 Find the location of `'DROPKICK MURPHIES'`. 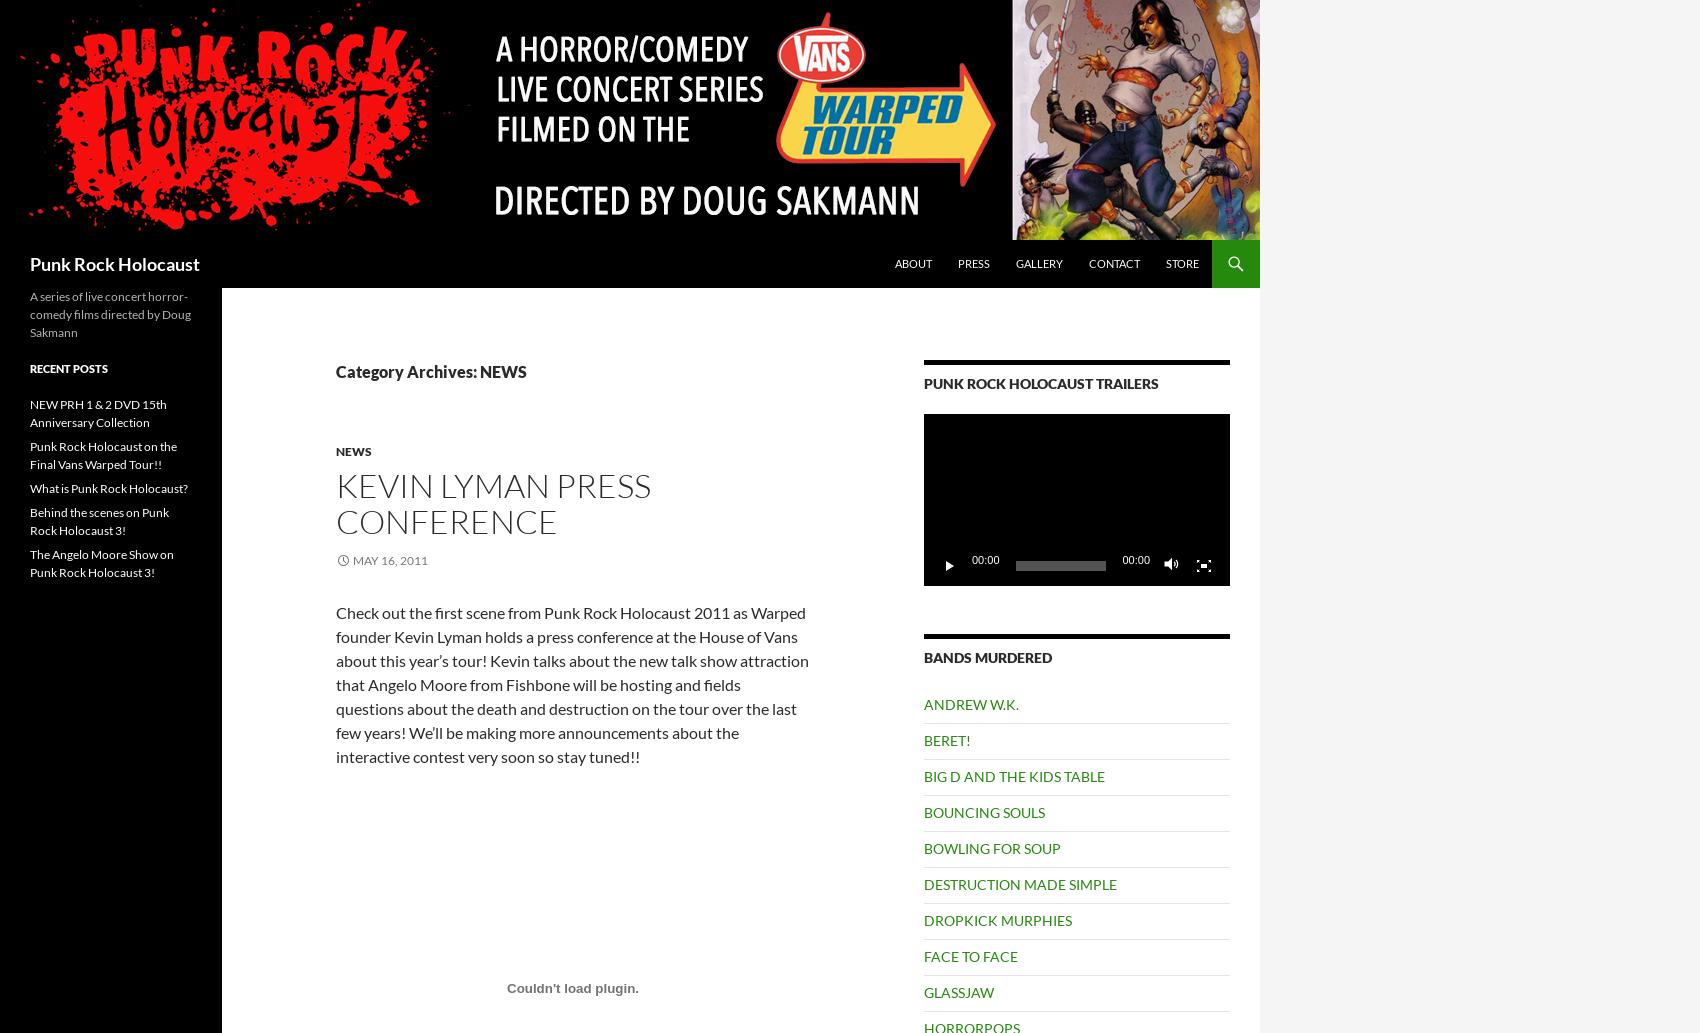

'DROPKICK MURPHIES' is located at coordinates (923, 919).